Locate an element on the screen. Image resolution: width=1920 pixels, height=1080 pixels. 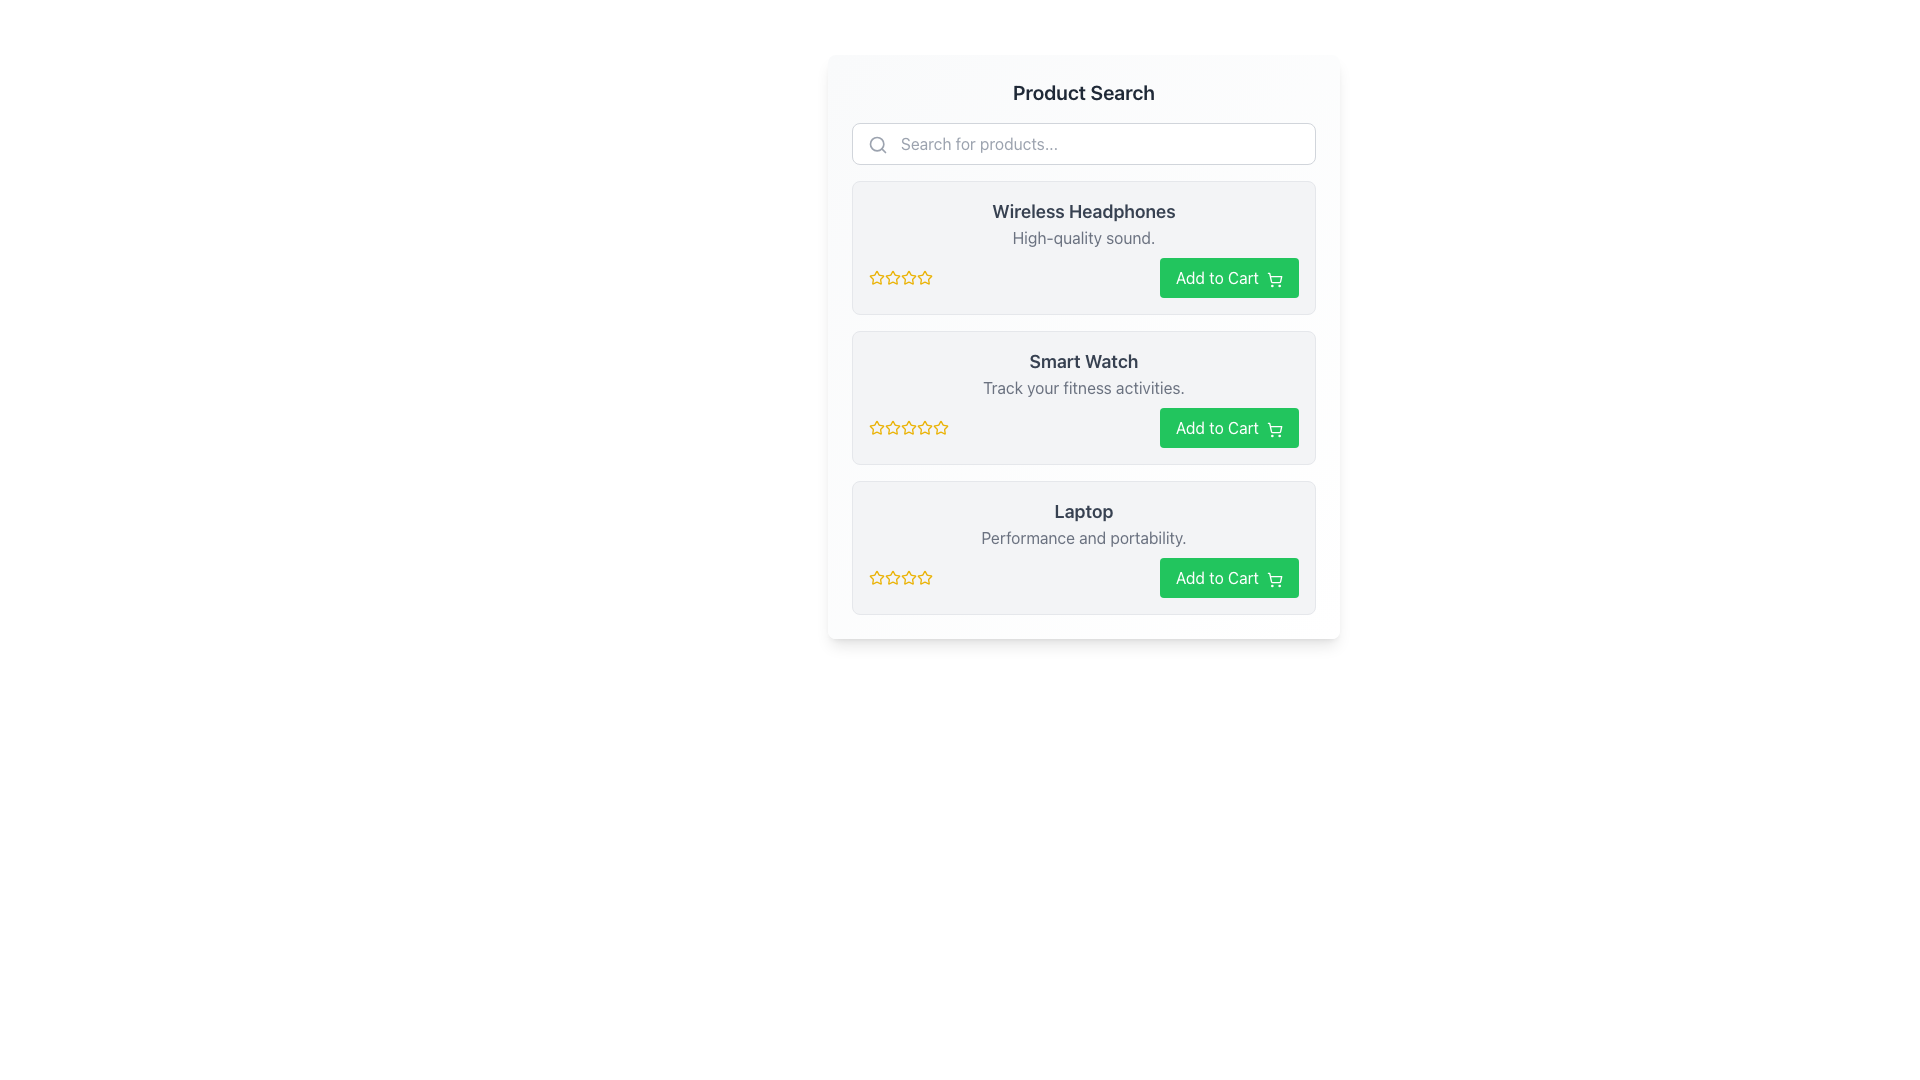
the text label that reads 'Performance and portability.' which is styled in grey and located below the 'Laptop' title in the product card is located at coordinates (1083, 536).